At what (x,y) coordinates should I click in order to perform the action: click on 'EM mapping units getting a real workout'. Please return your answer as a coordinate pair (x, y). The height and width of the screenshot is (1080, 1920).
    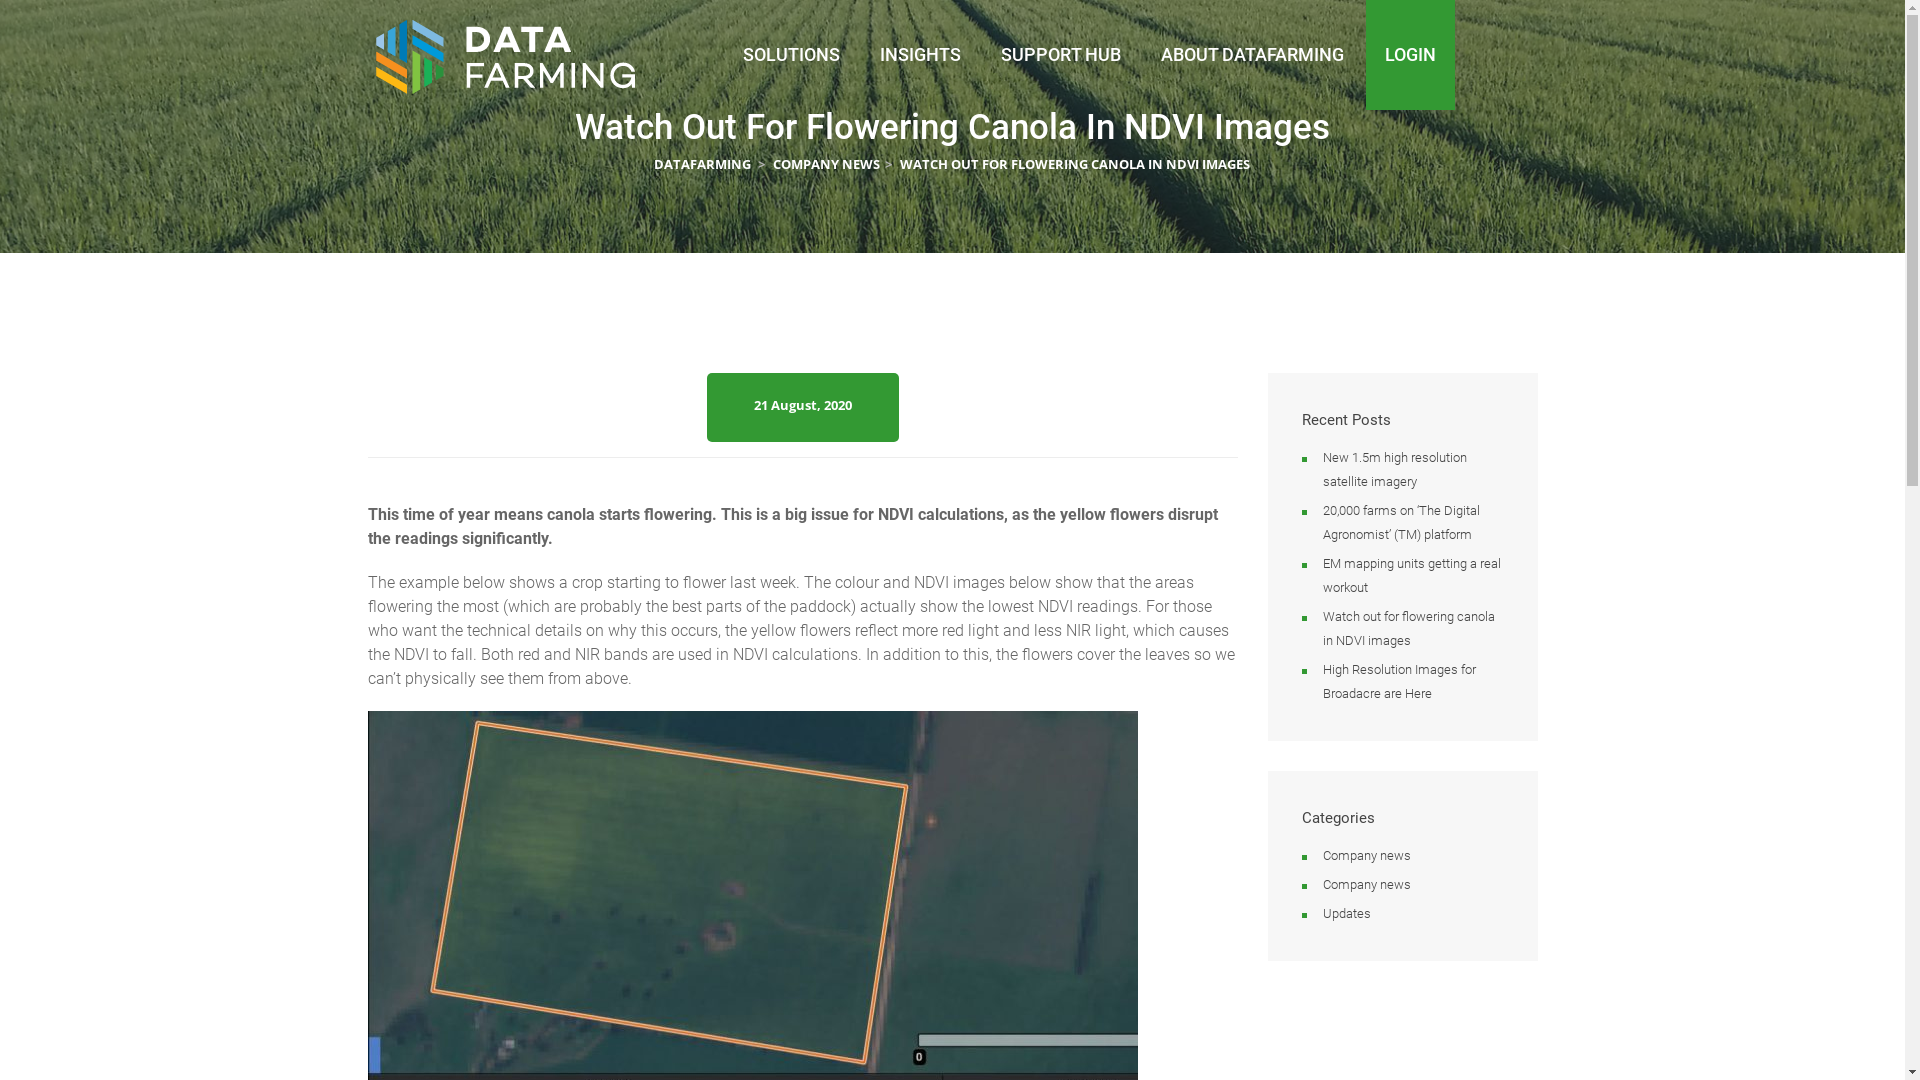
    Looking at the image, I should click on (1410, 575).